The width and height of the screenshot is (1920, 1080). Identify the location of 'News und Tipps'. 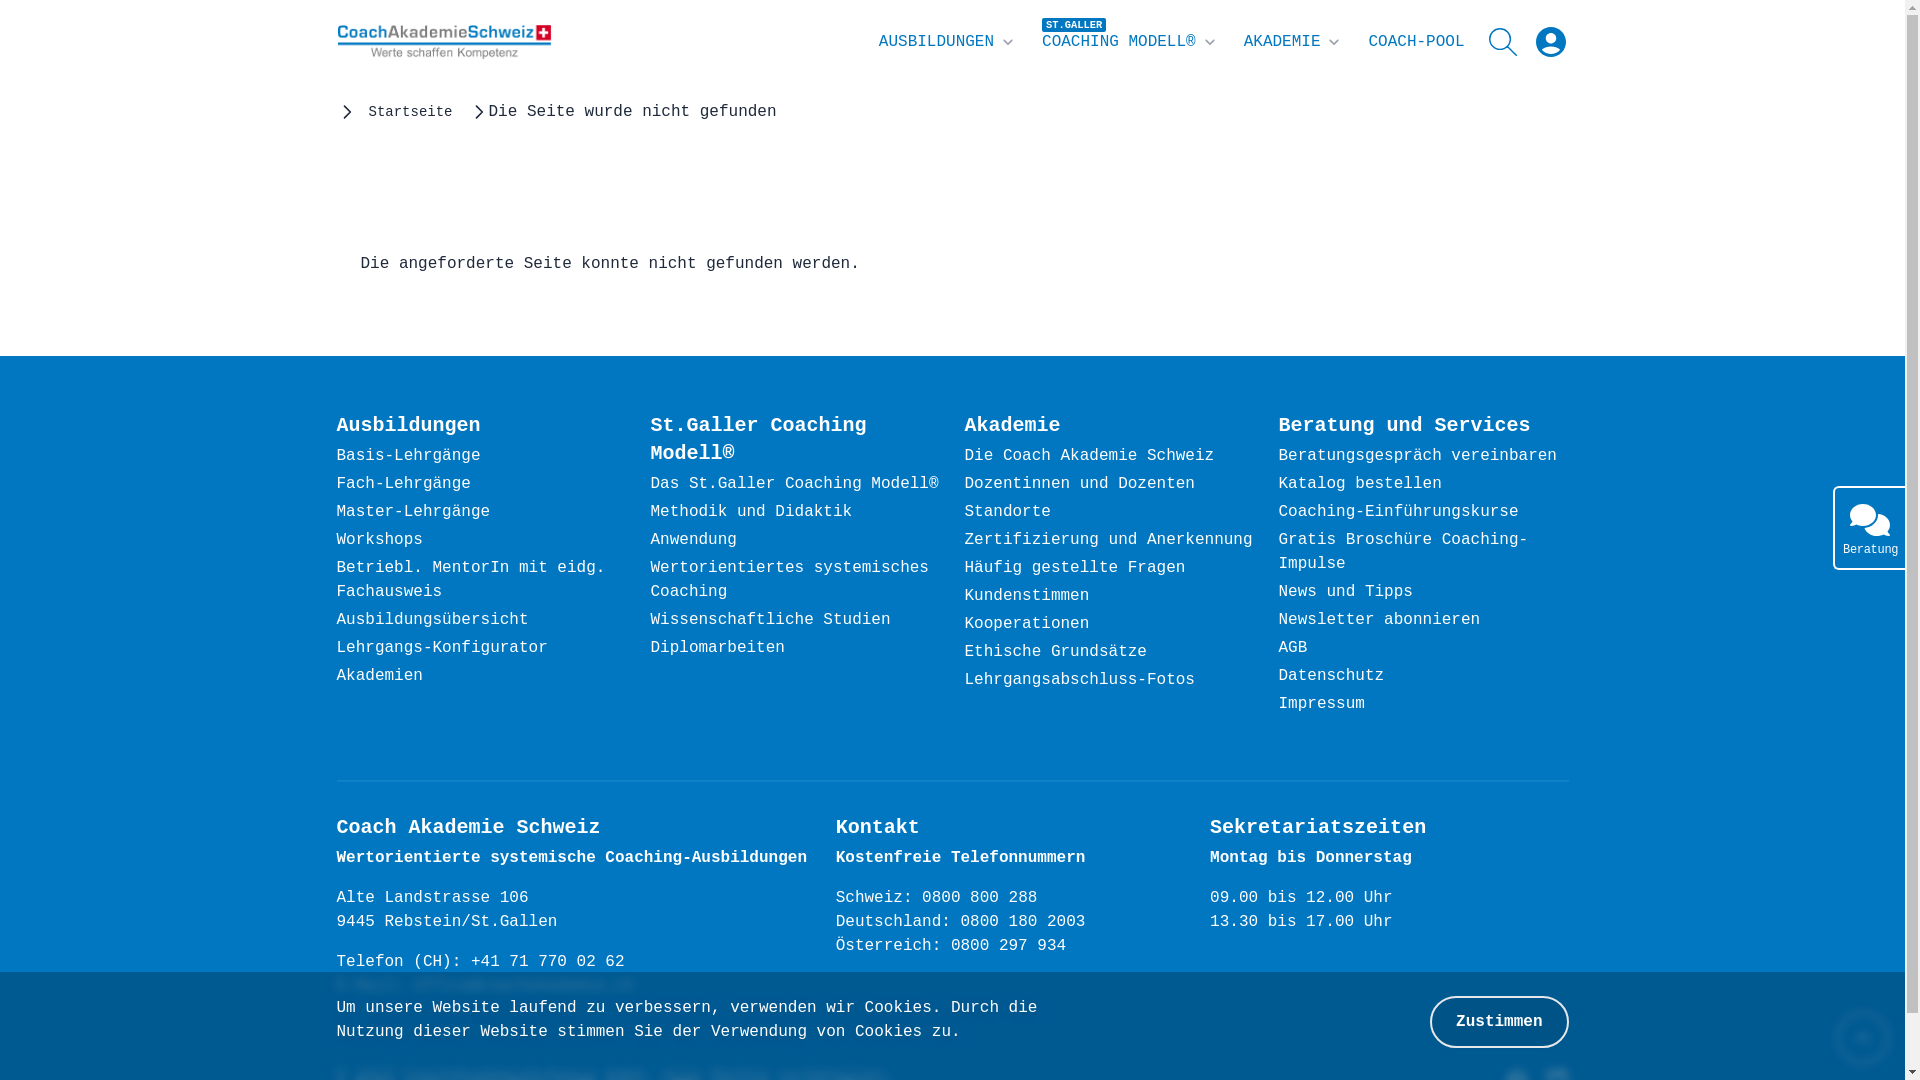
(1344, 592).